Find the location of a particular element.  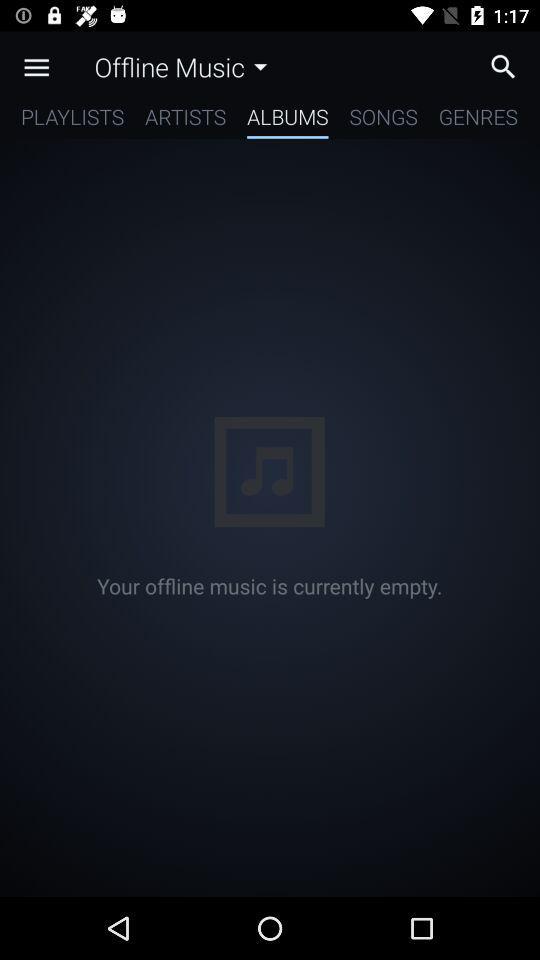

item next to the offline music item is located at coordinates (36, 67).